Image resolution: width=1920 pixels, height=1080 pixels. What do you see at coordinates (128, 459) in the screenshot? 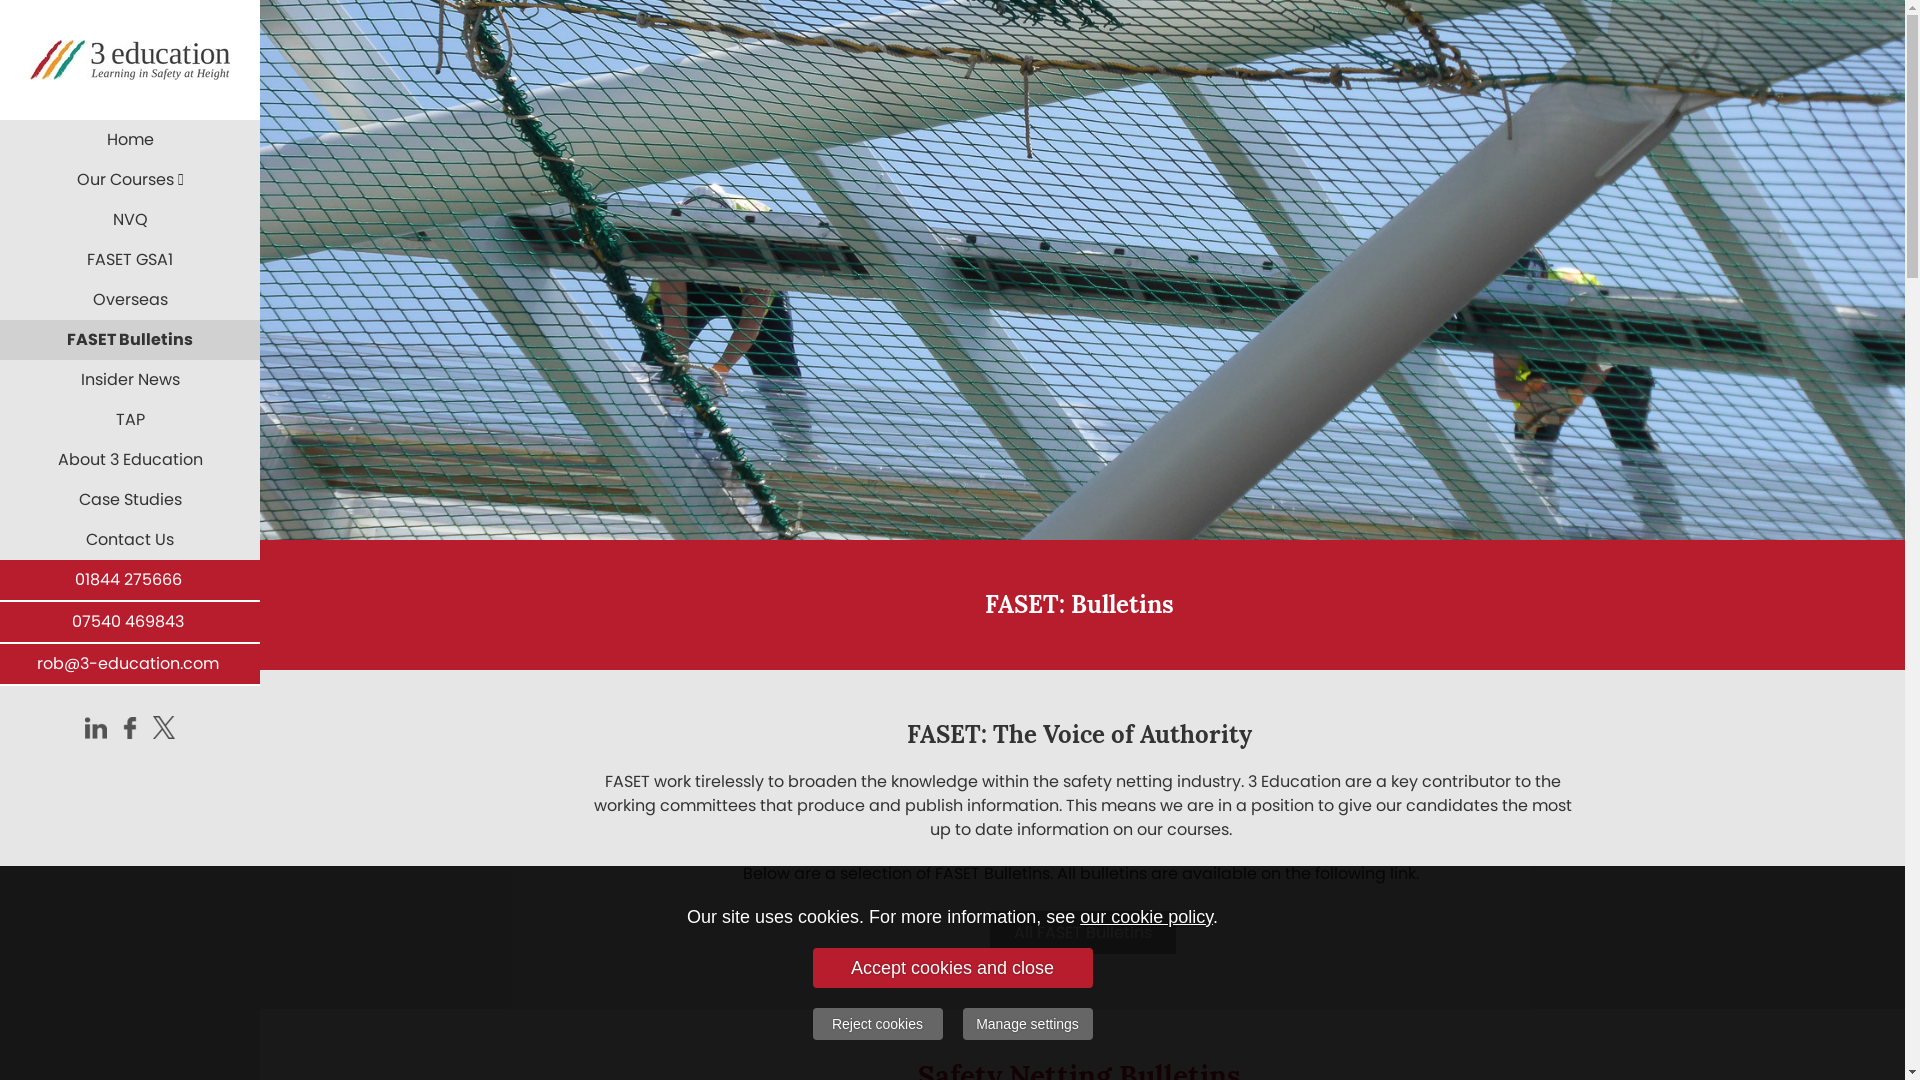
I see `'About 3 Education'` at bounding box center [128, 459].